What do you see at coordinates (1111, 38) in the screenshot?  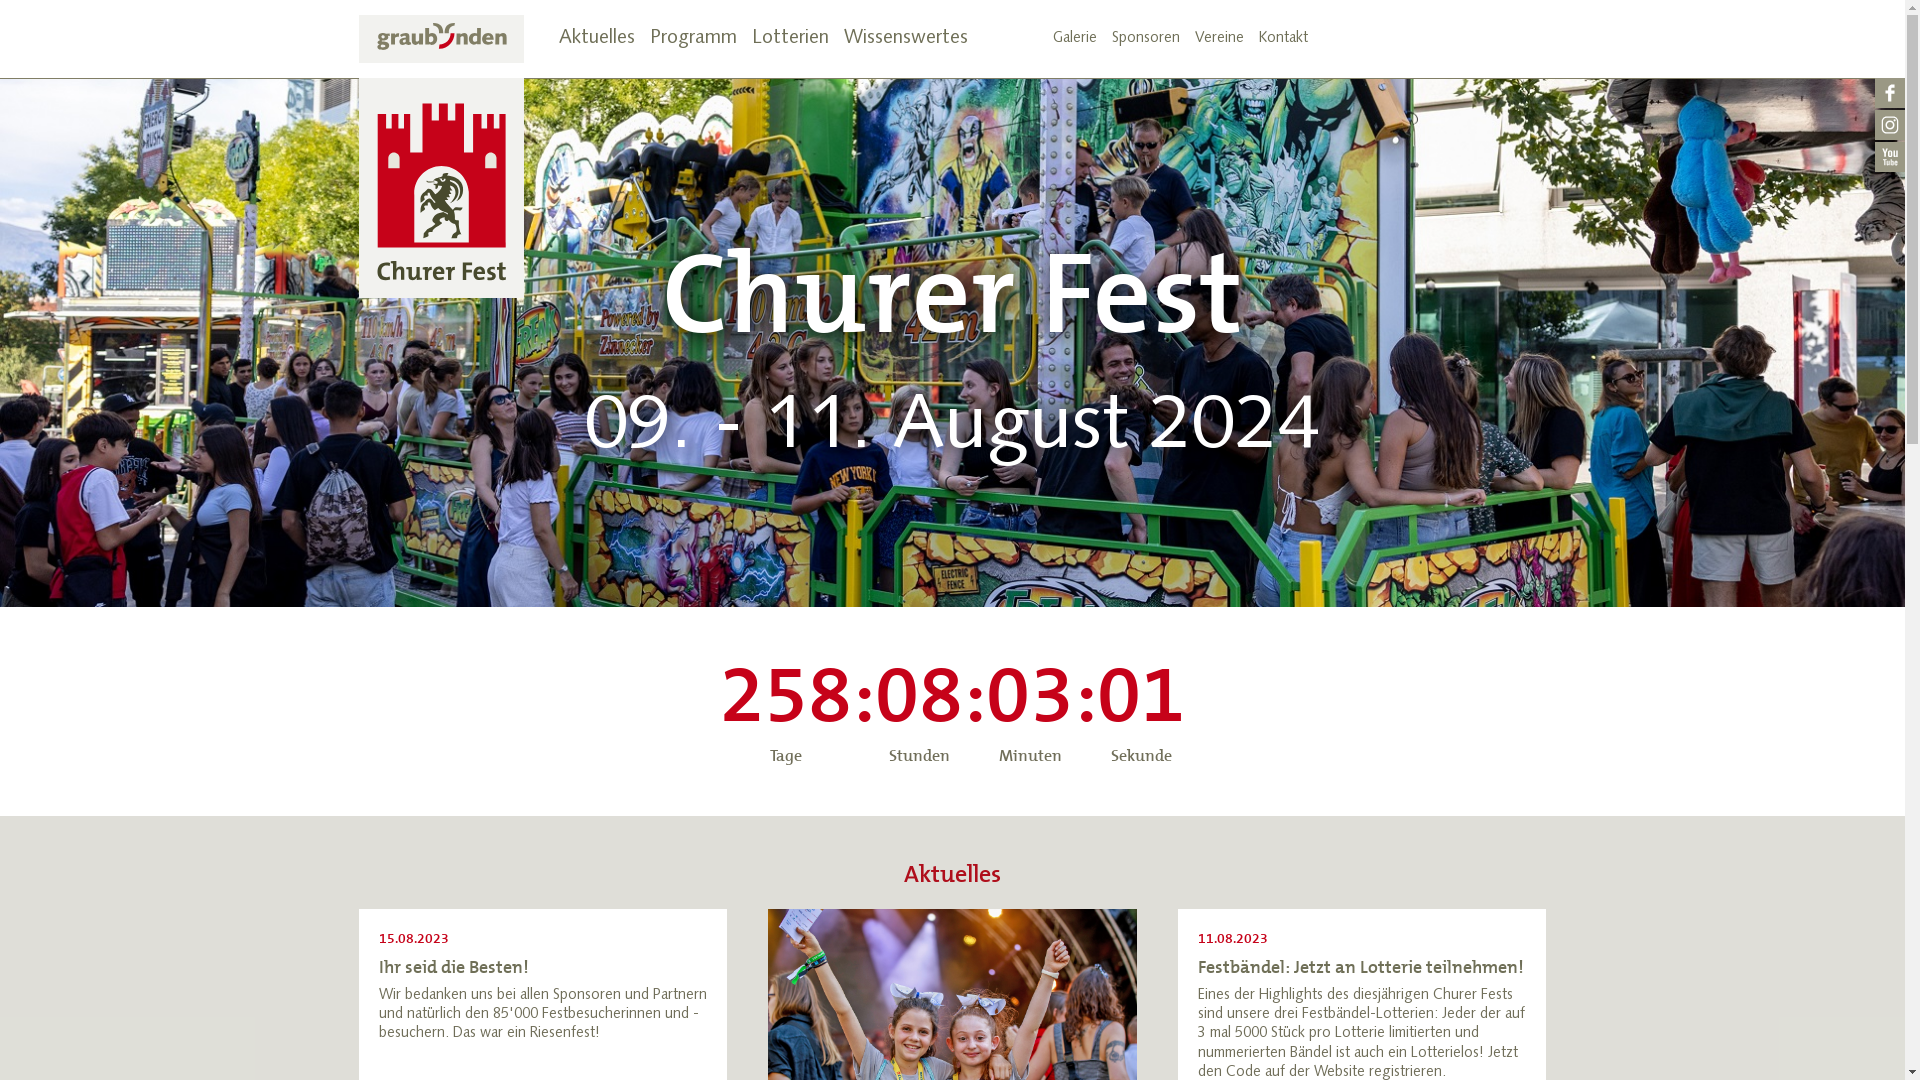 I see `'Sponsoren'` at bounding box center [1111, 38].